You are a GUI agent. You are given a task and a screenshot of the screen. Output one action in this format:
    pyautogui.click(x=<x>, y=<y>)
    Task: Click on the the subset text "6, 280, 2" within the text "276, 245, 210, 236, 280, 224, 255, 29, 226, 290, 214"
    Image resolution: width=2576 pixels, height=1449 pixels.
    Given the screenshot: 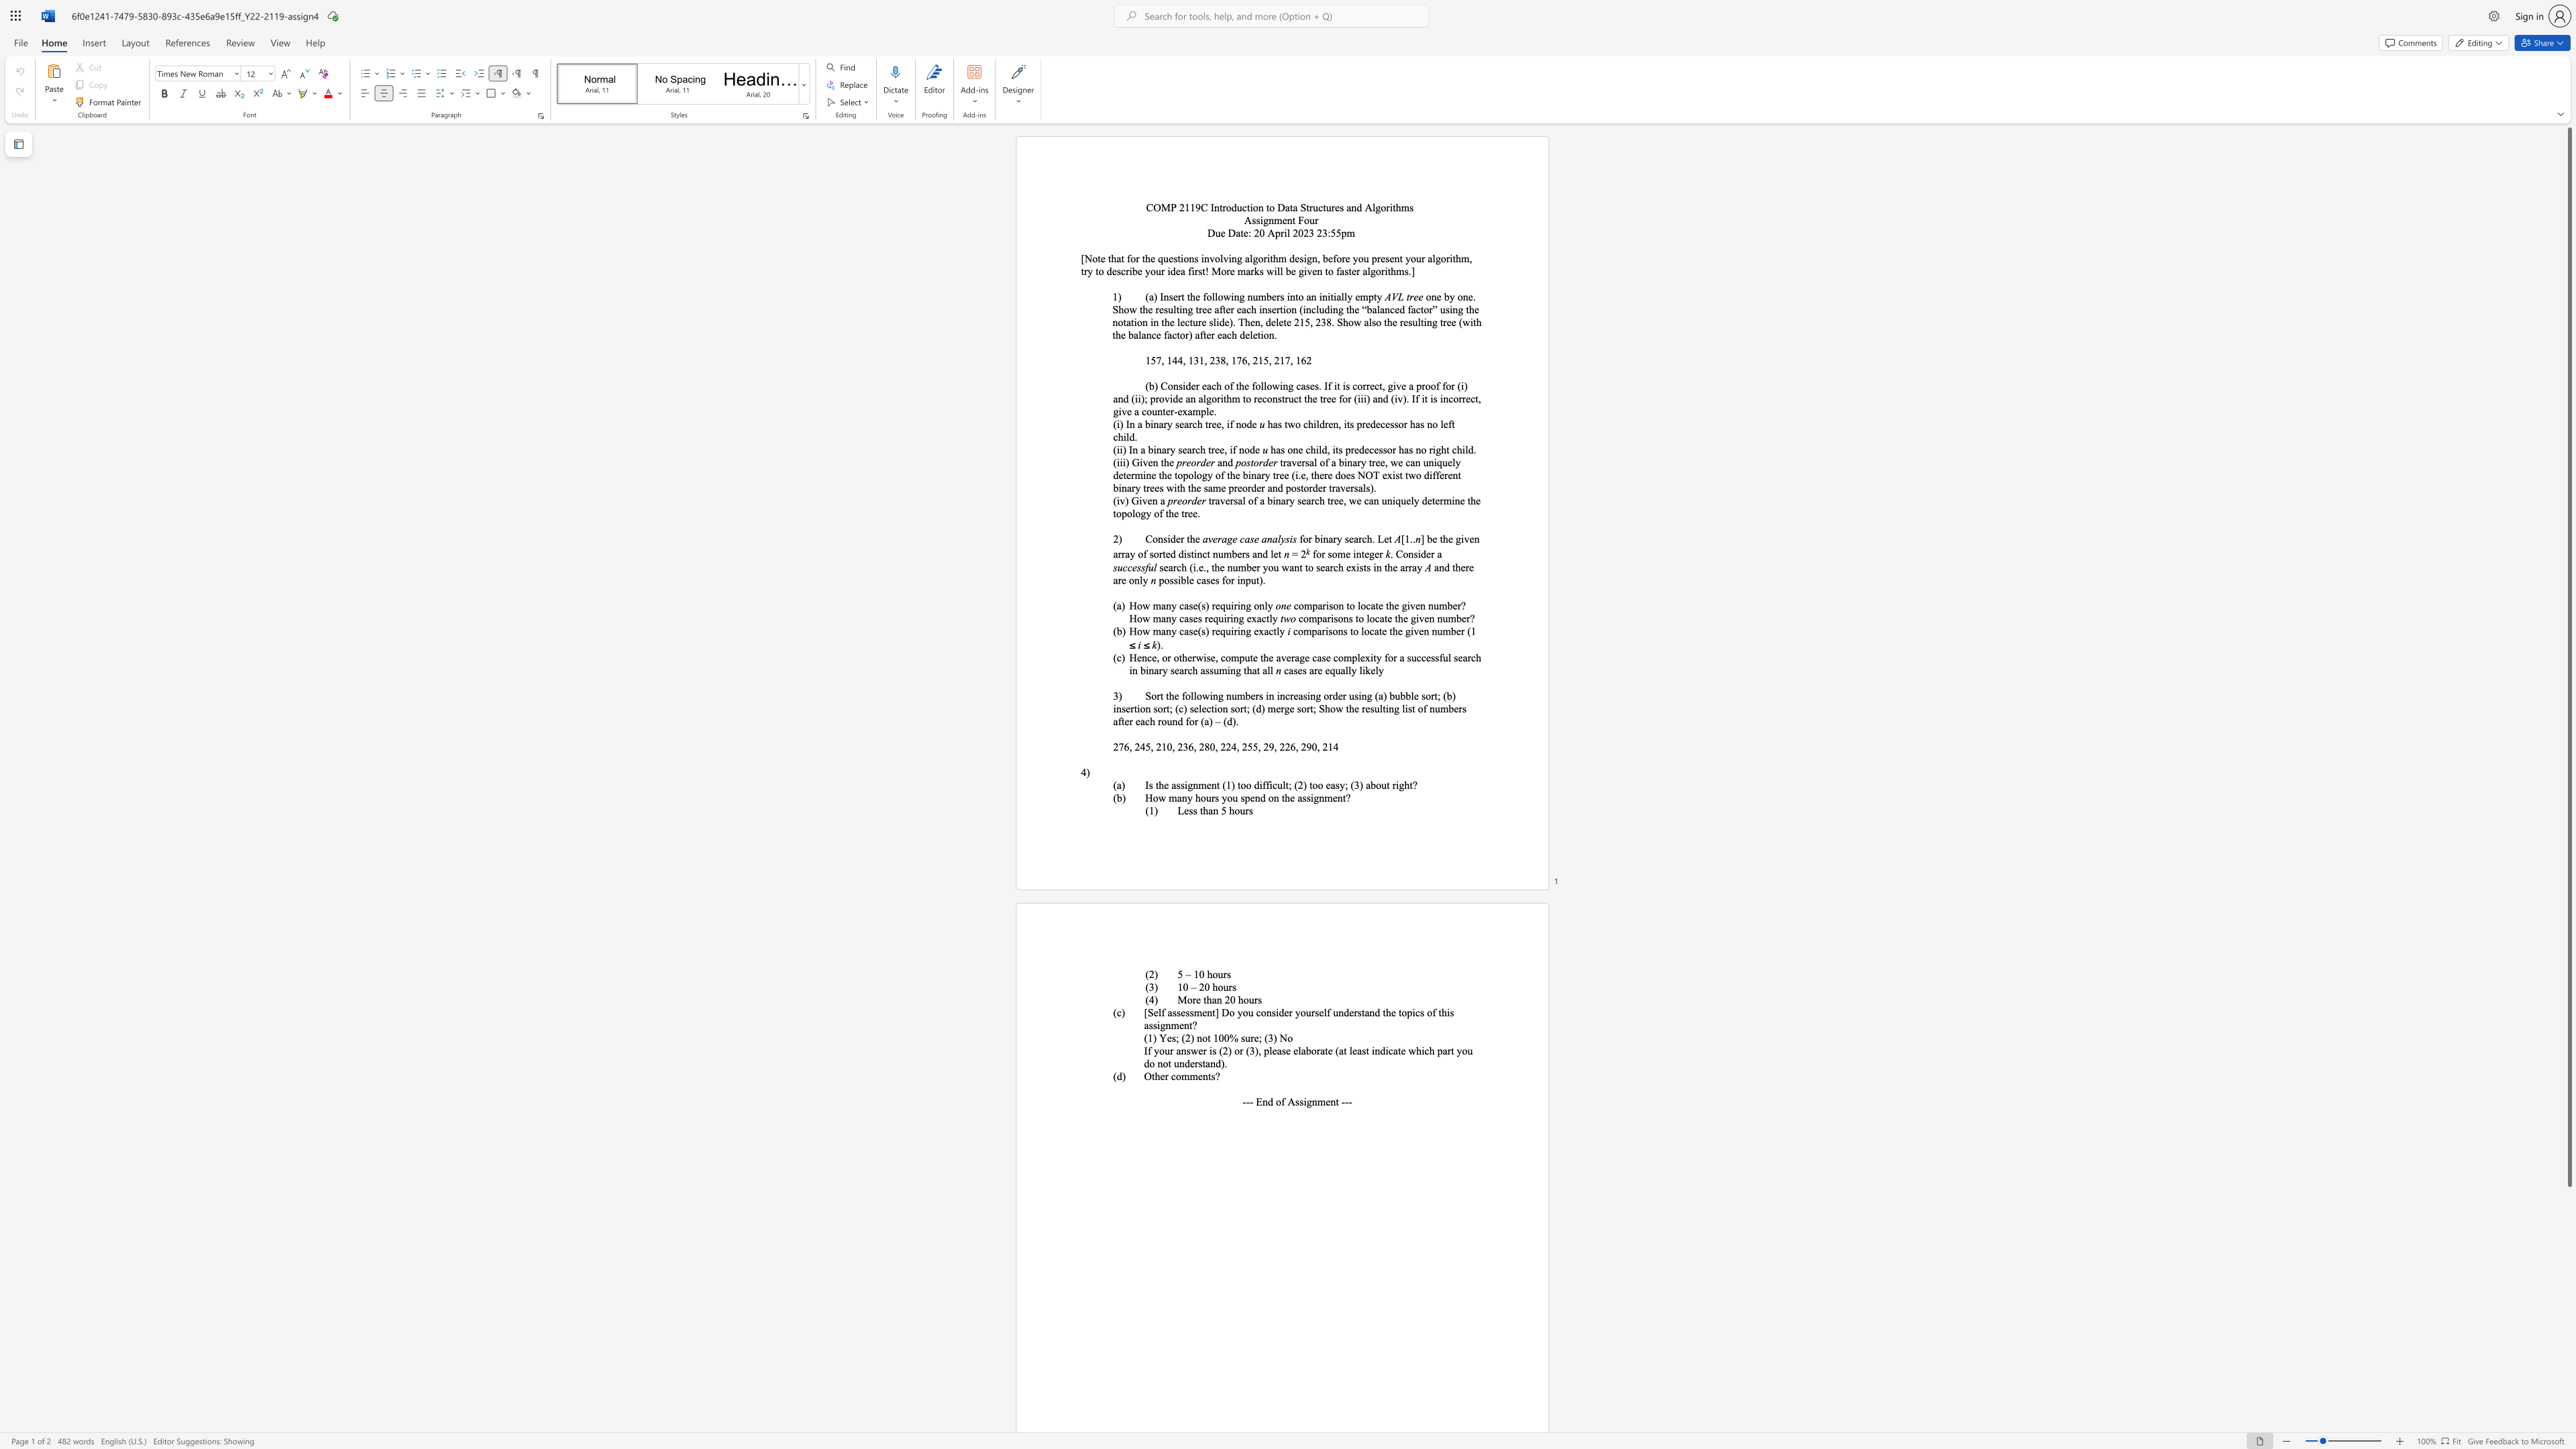 What is the action you would take?
    pyautogui.click(x=1188, y=746)
    